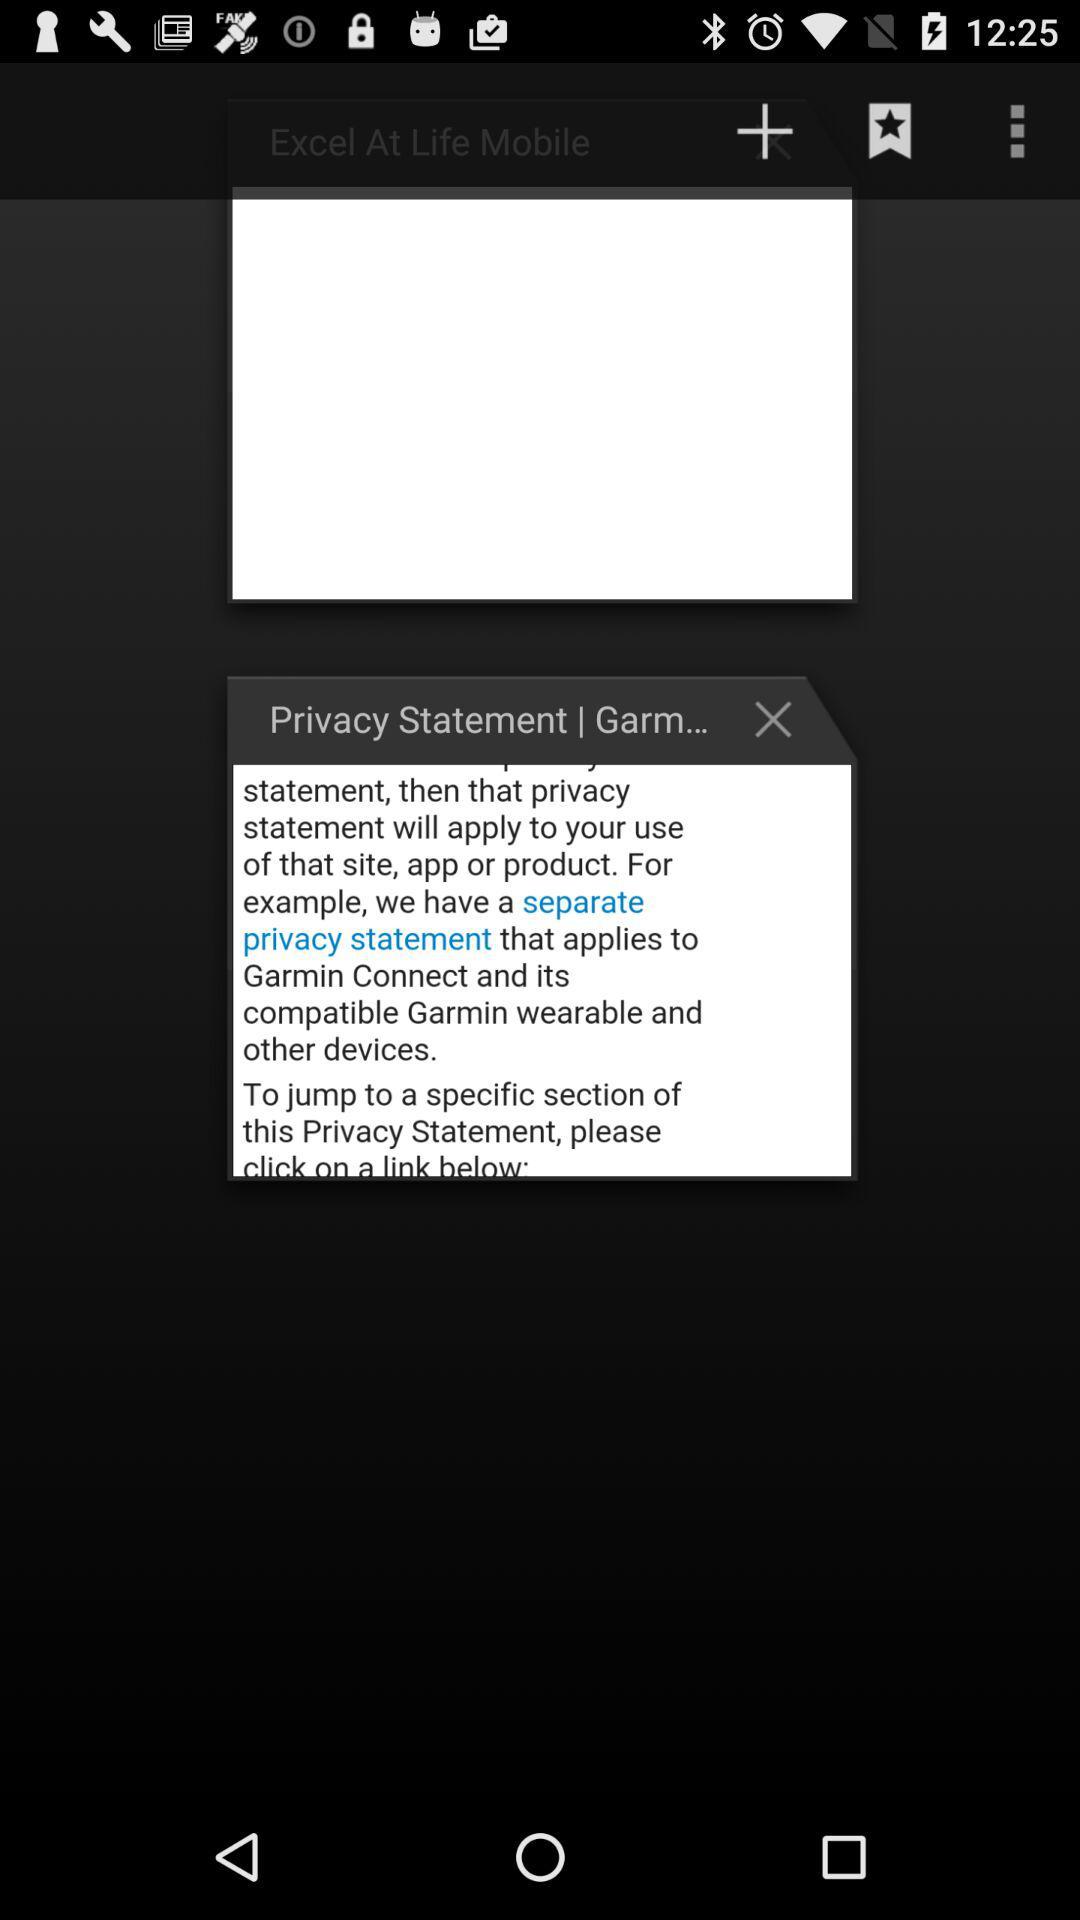 This screenshot has height=1920, width=1080. I want to click on the add icon, so click(782, 149).